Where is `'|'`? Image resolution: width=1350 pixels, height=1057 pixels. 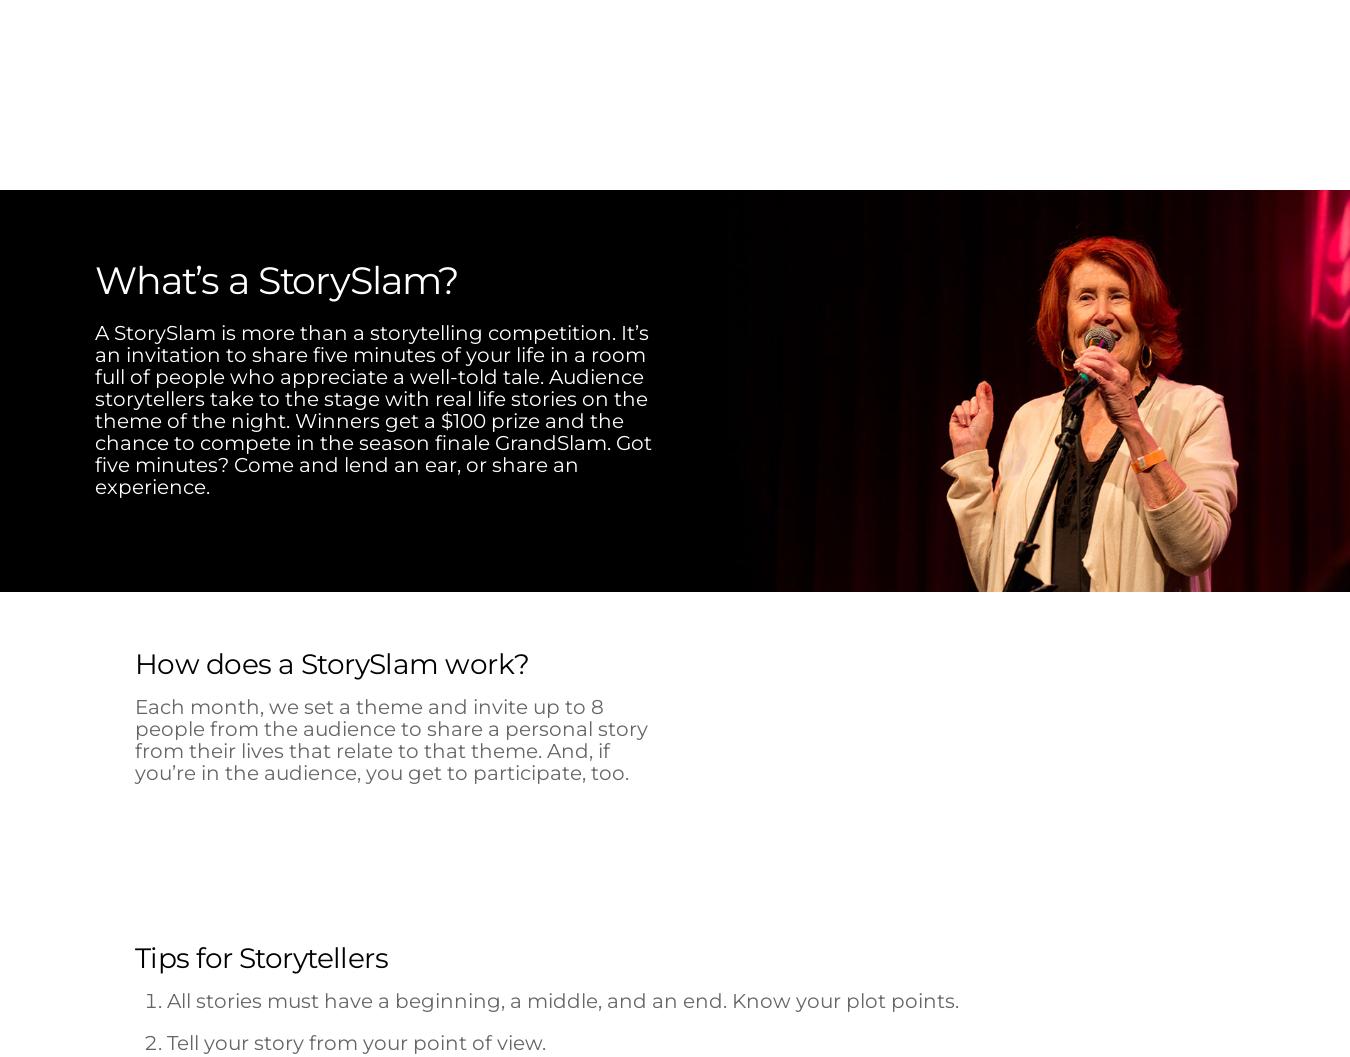 '|' is located at coordinates (871, 497).